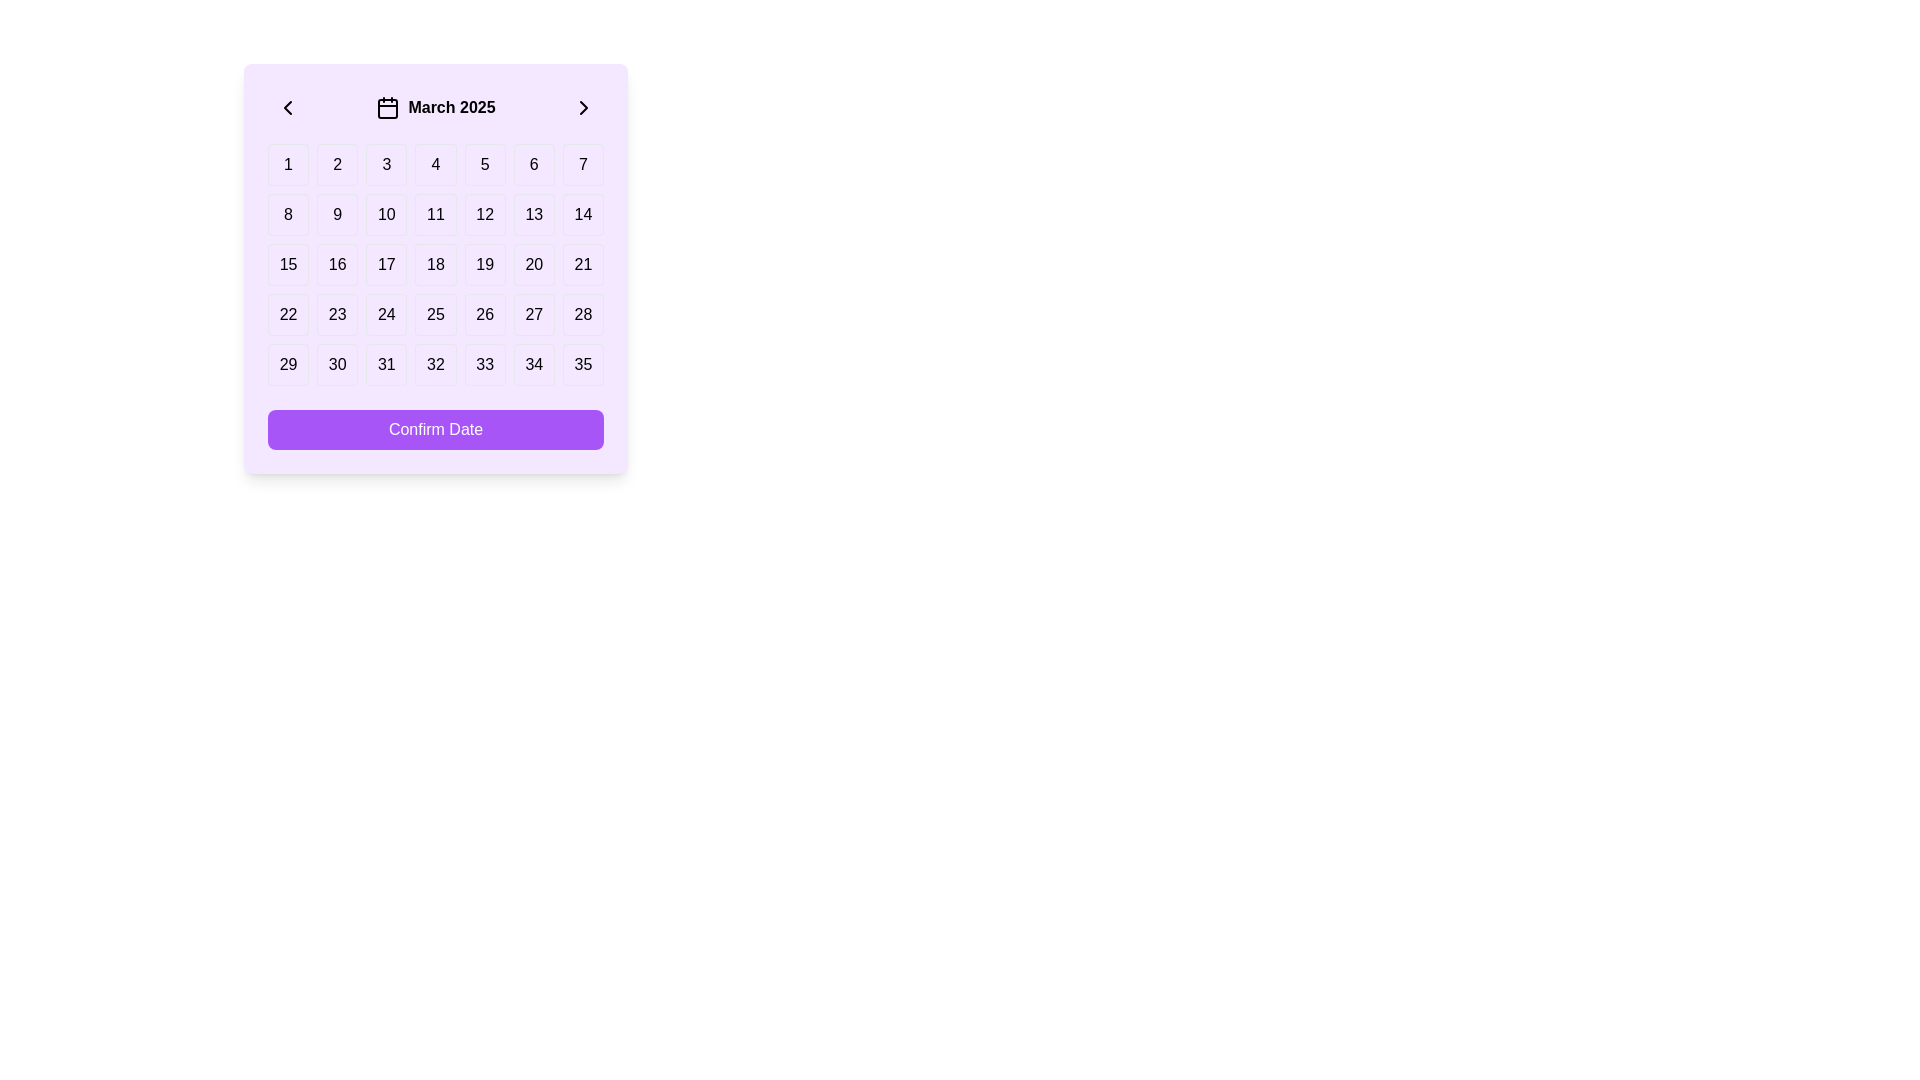 This screenshot has height=1080, width=1920. Describe the element at coordinates (485, 164) in the screenshot. I see `the square button with a rounded border containing the number '5', located in the first row and fifth column of a grid layout` at that location.